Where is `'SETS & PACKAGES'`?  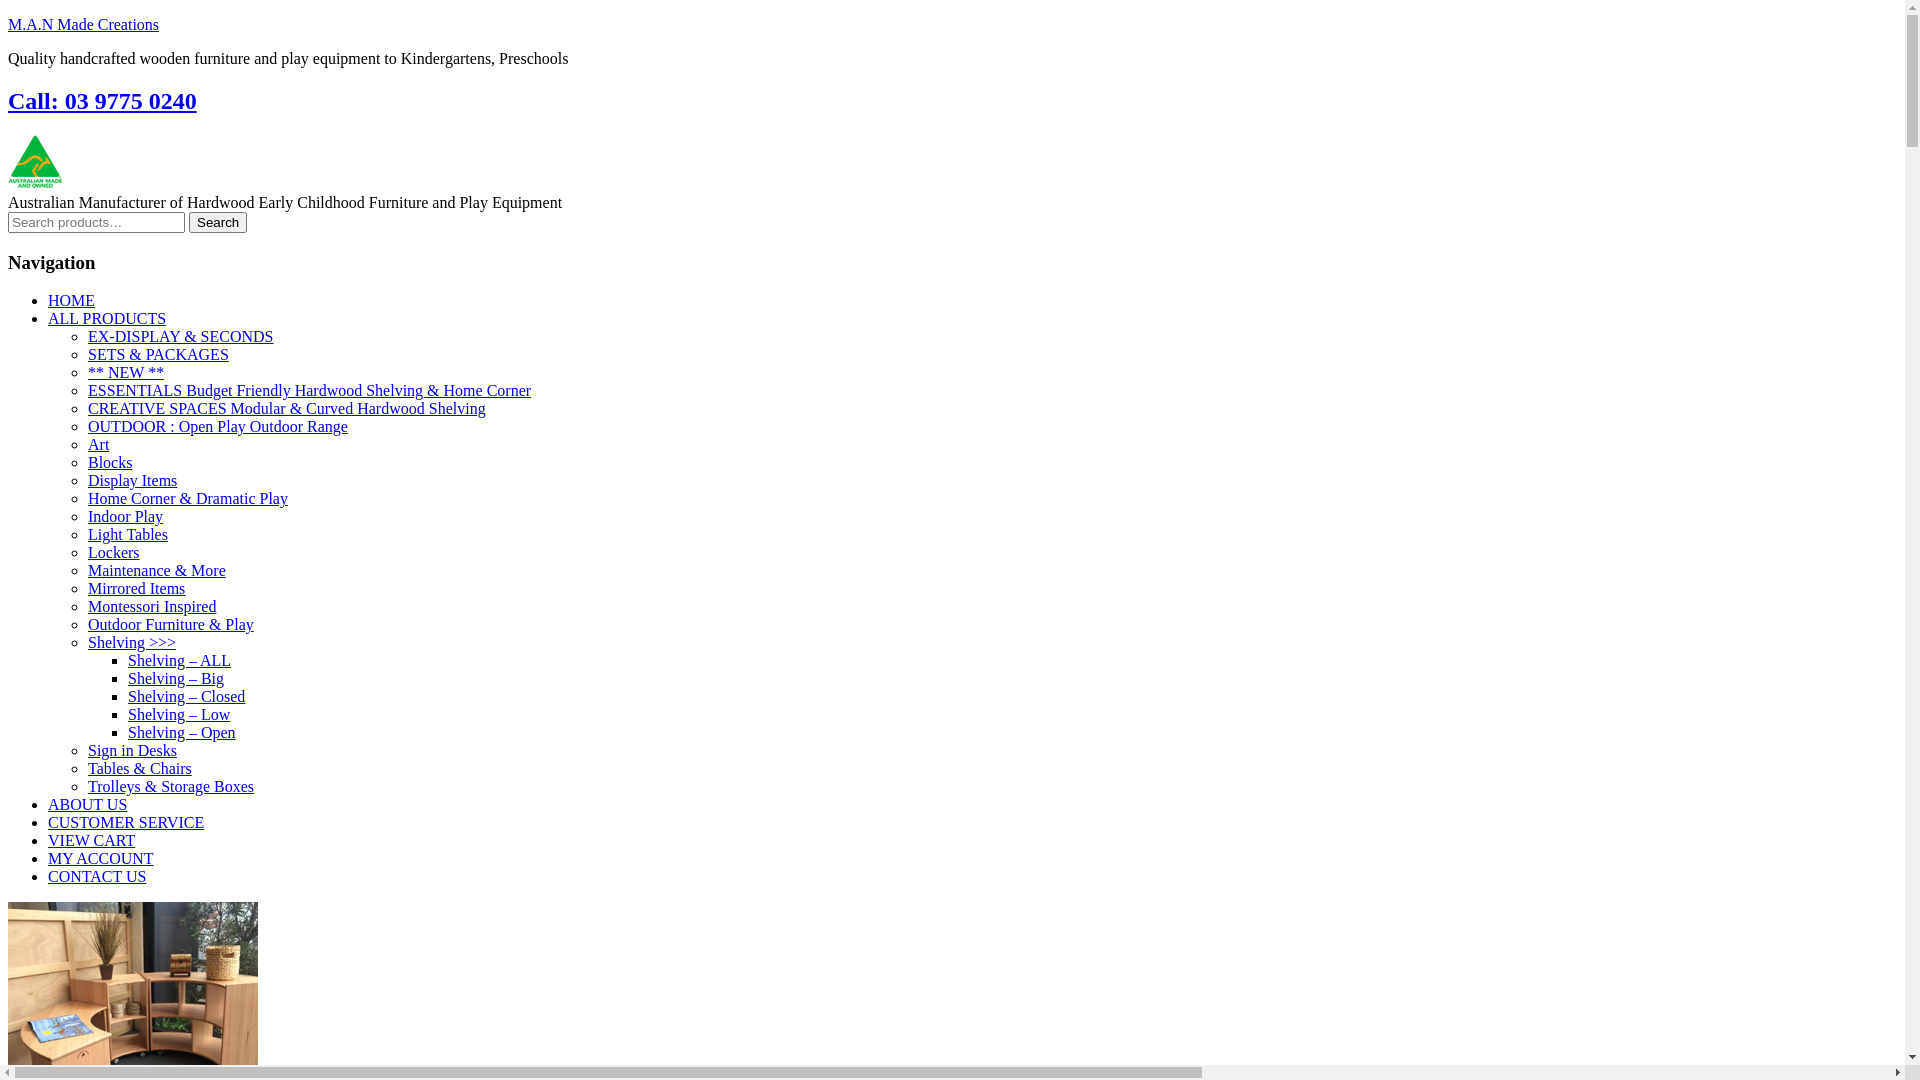 'SETS & PACKAGES' is located at coordinates (86, 353).